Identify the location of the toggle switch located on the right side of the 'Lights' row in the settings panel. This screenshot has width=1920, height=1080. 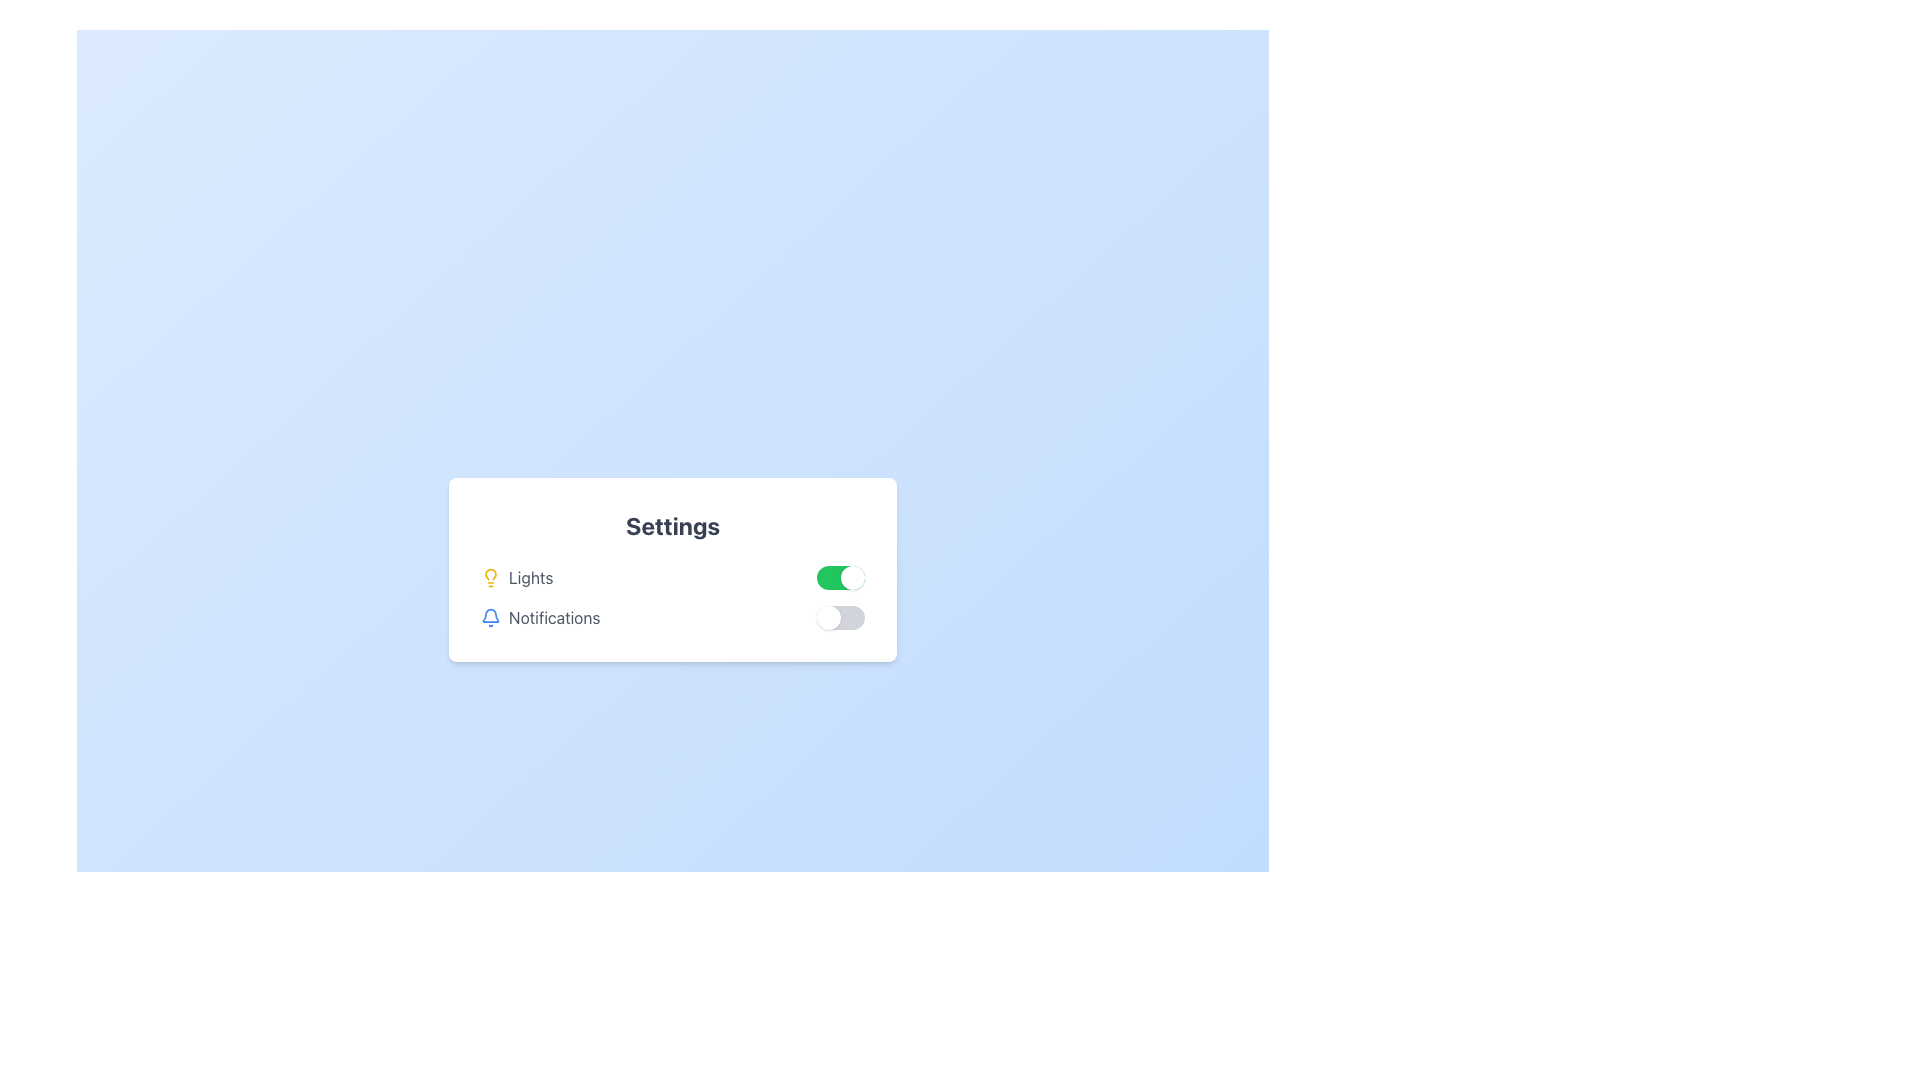
(840, 578).